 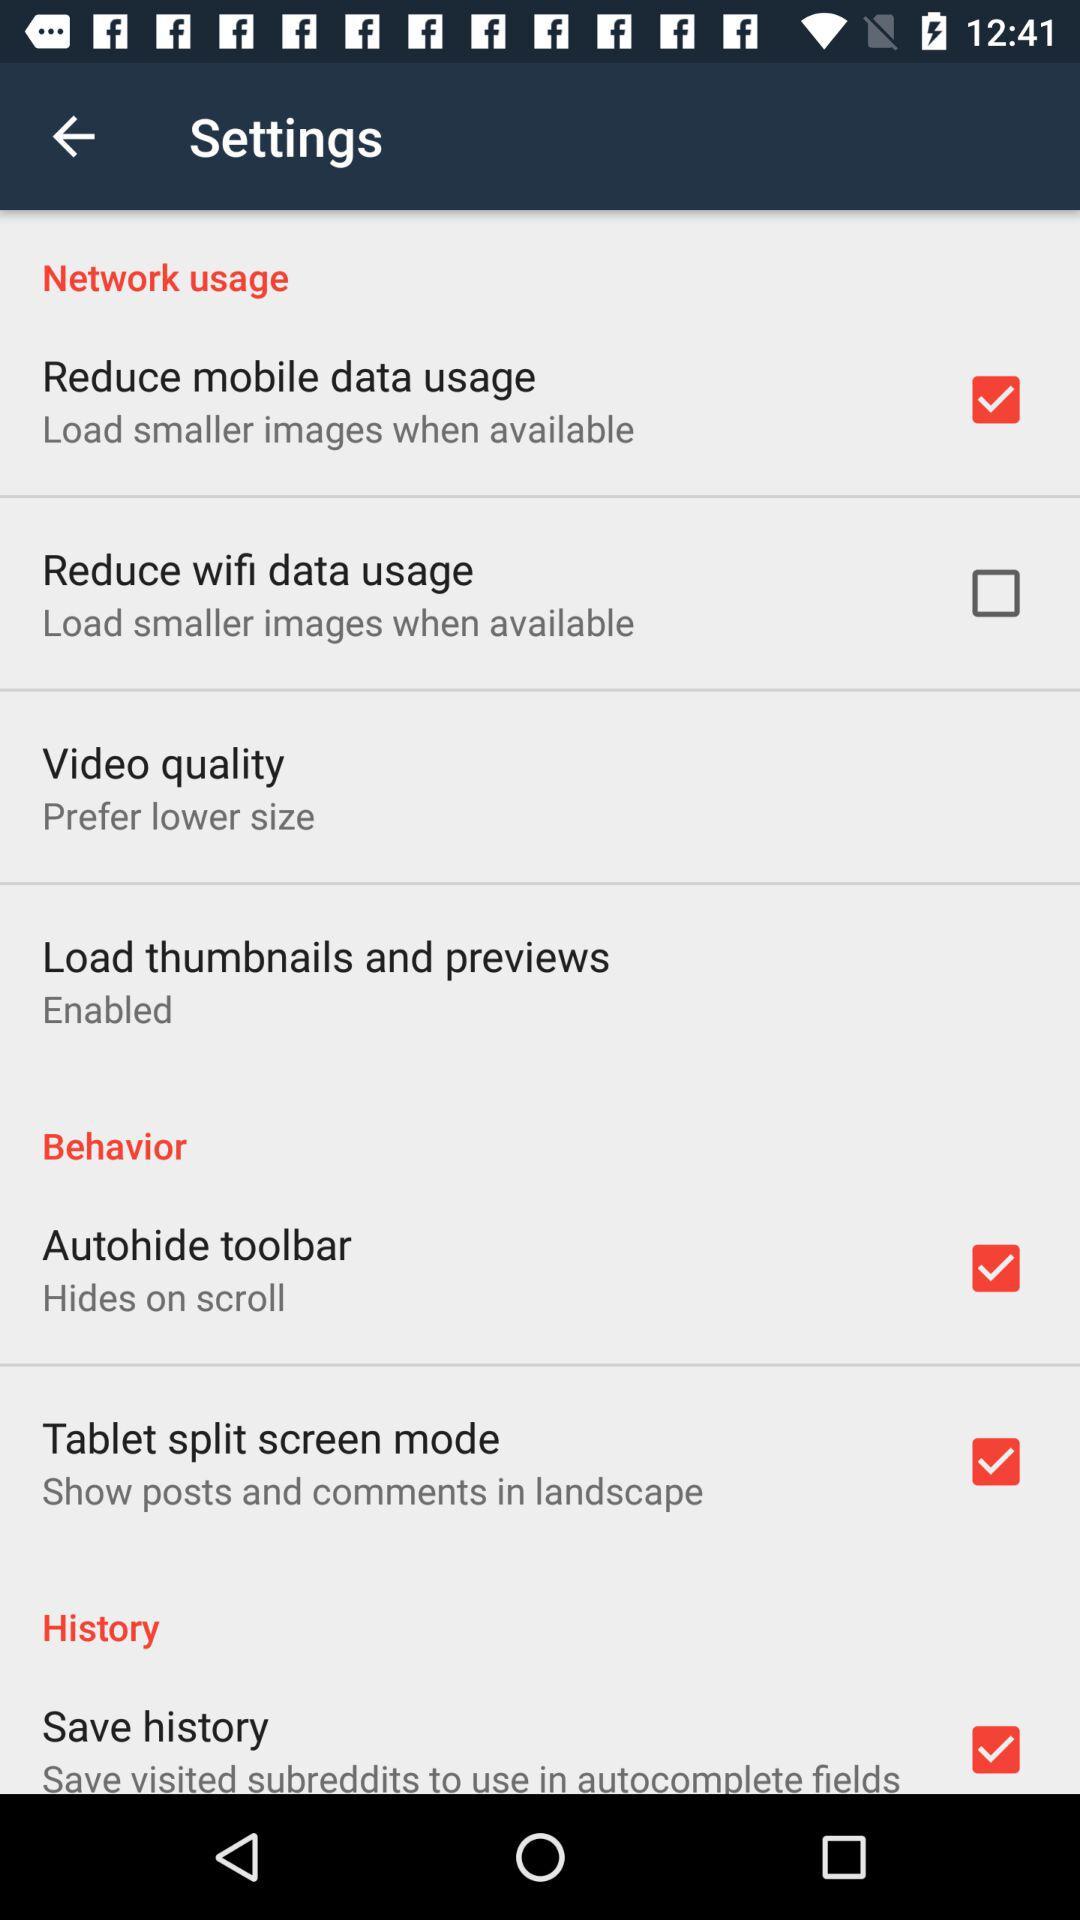 What do you see at coordinates (177, 815) in the screenshot?
I see `prefer lower size item` at bounding box center [177, 815].